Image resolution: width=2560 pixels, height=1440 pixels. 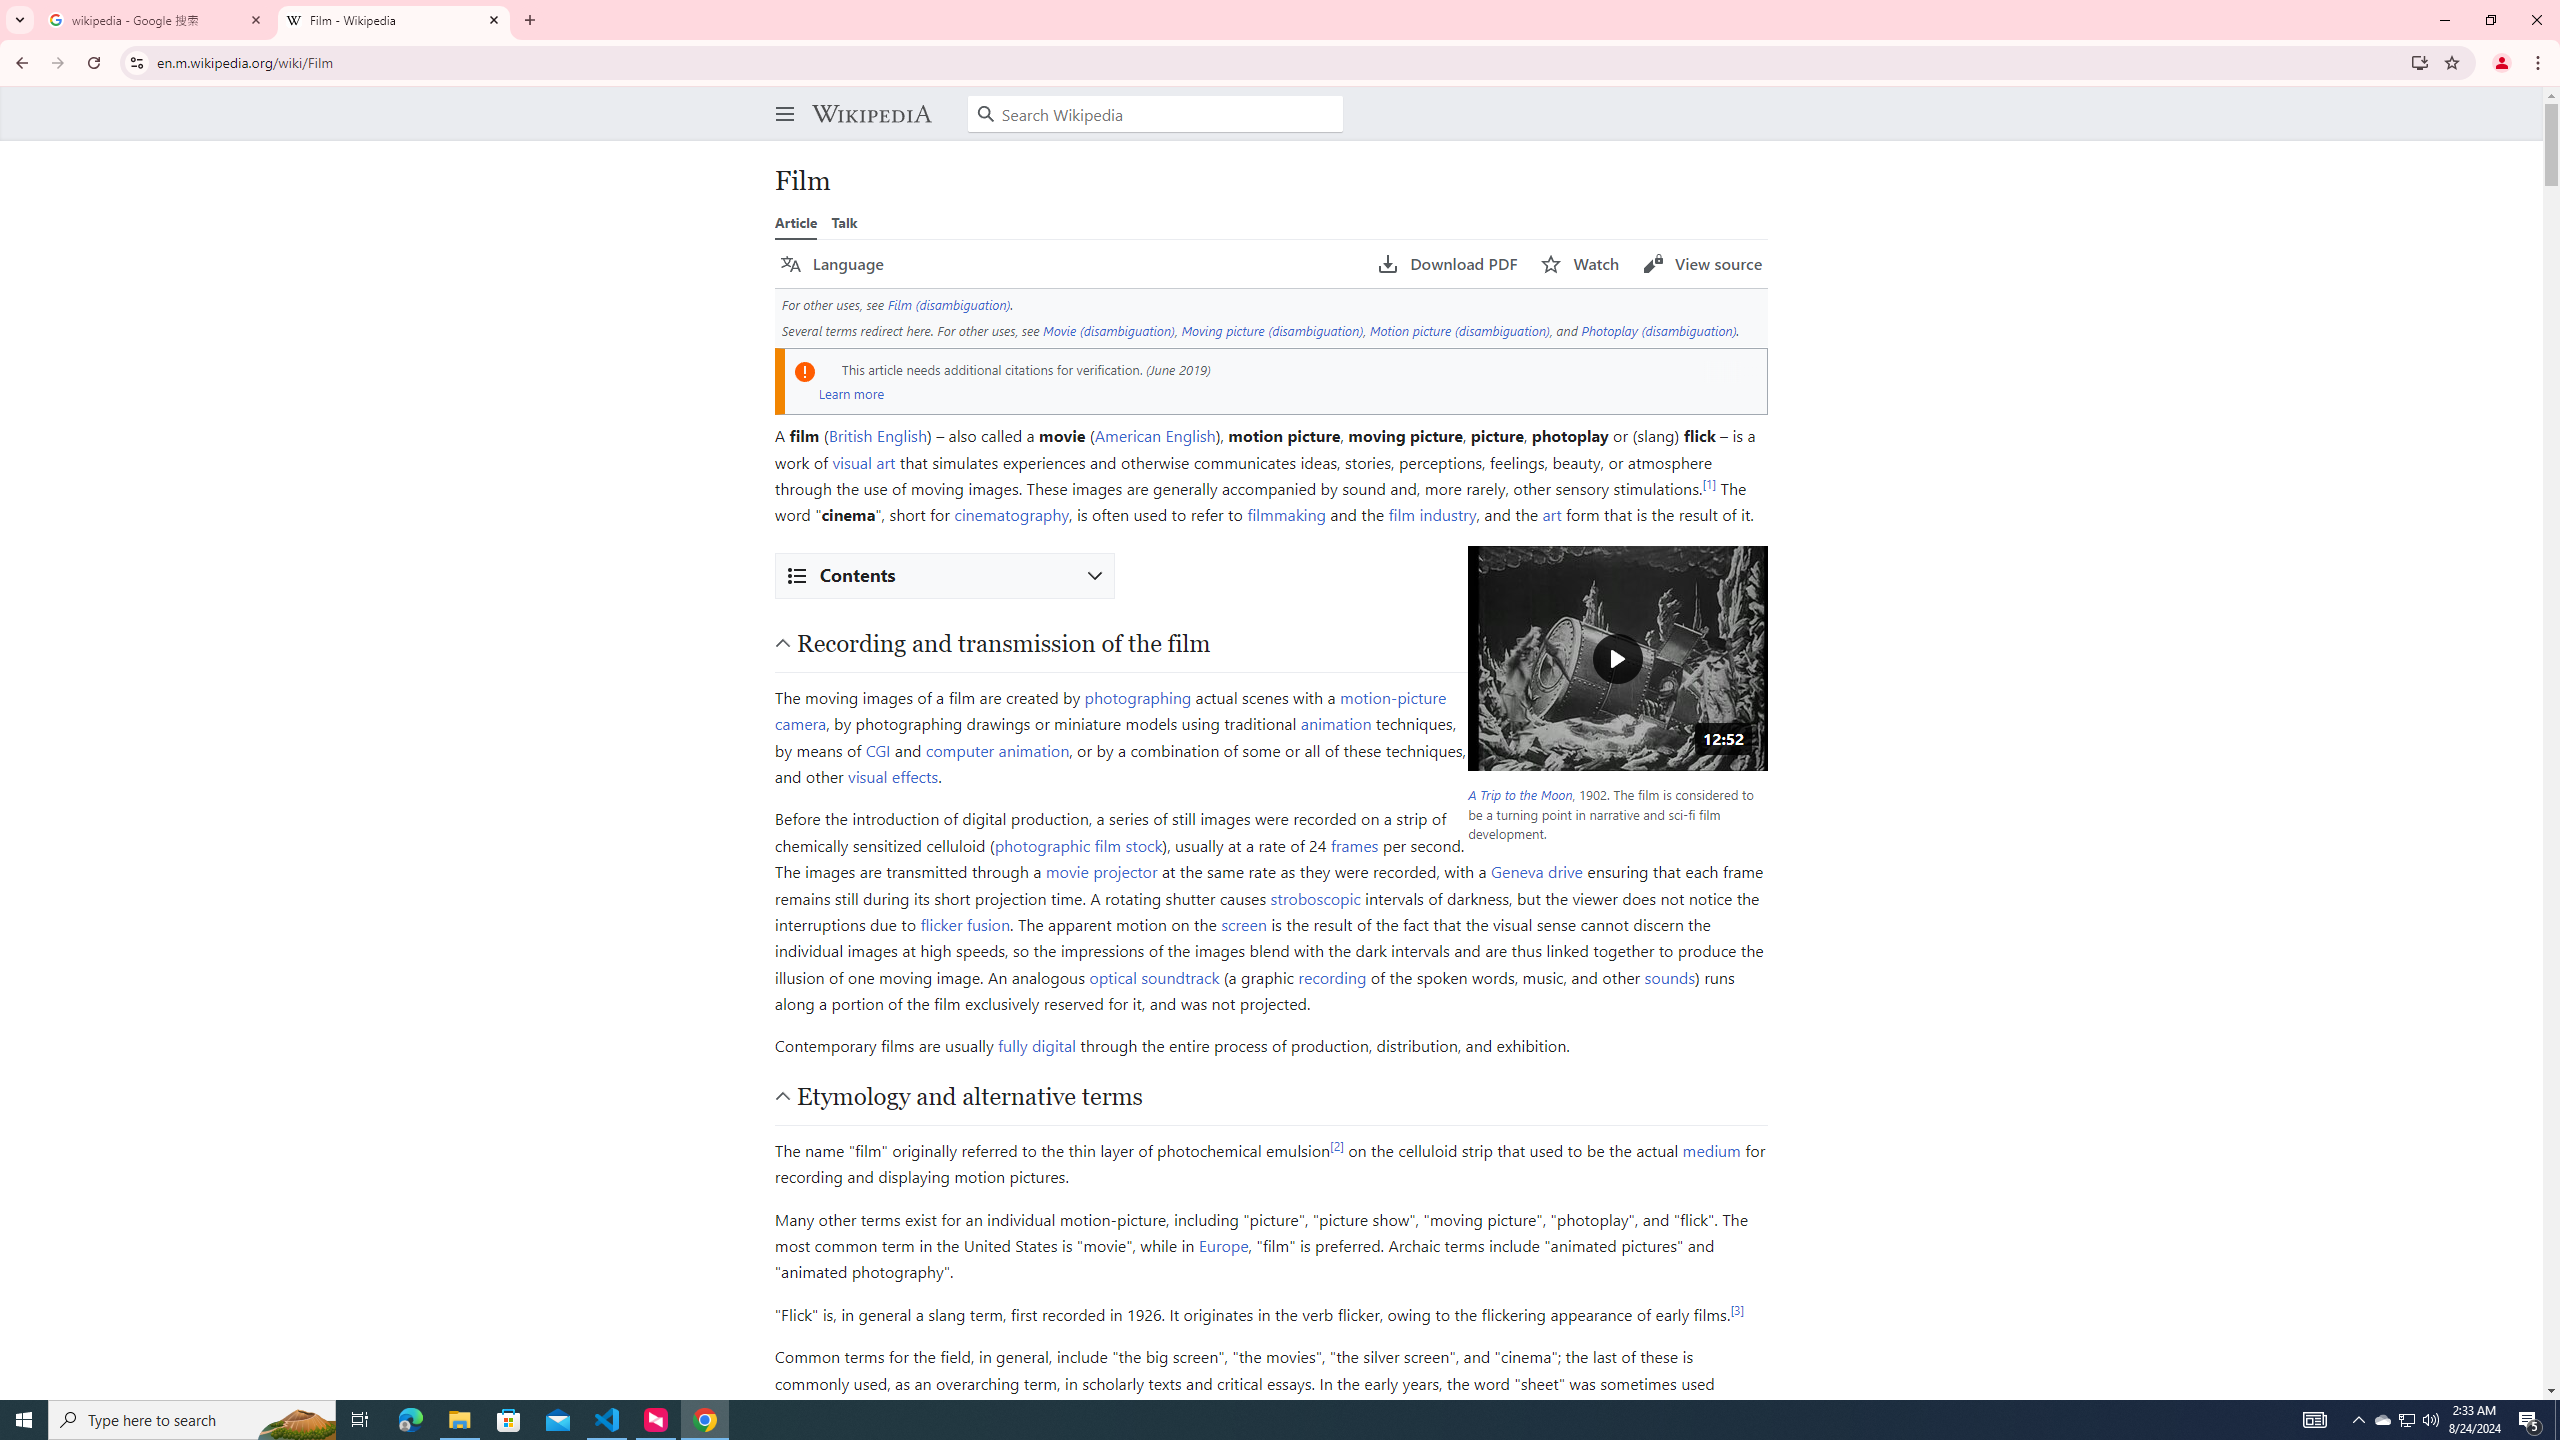 What do you see at coordinates (1337, 1145) in the screenshot?
I see `'[2]'` at bounding box center [1337, 1145].